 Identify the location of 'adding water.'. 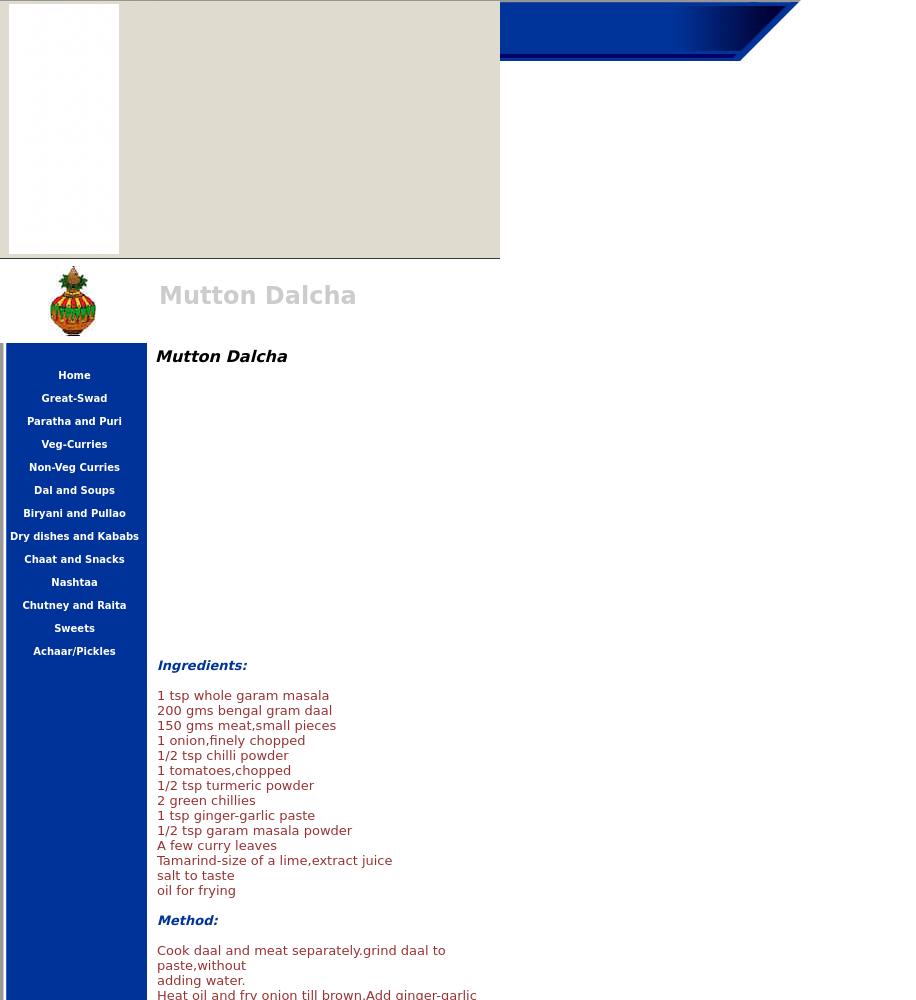
(199, 979).